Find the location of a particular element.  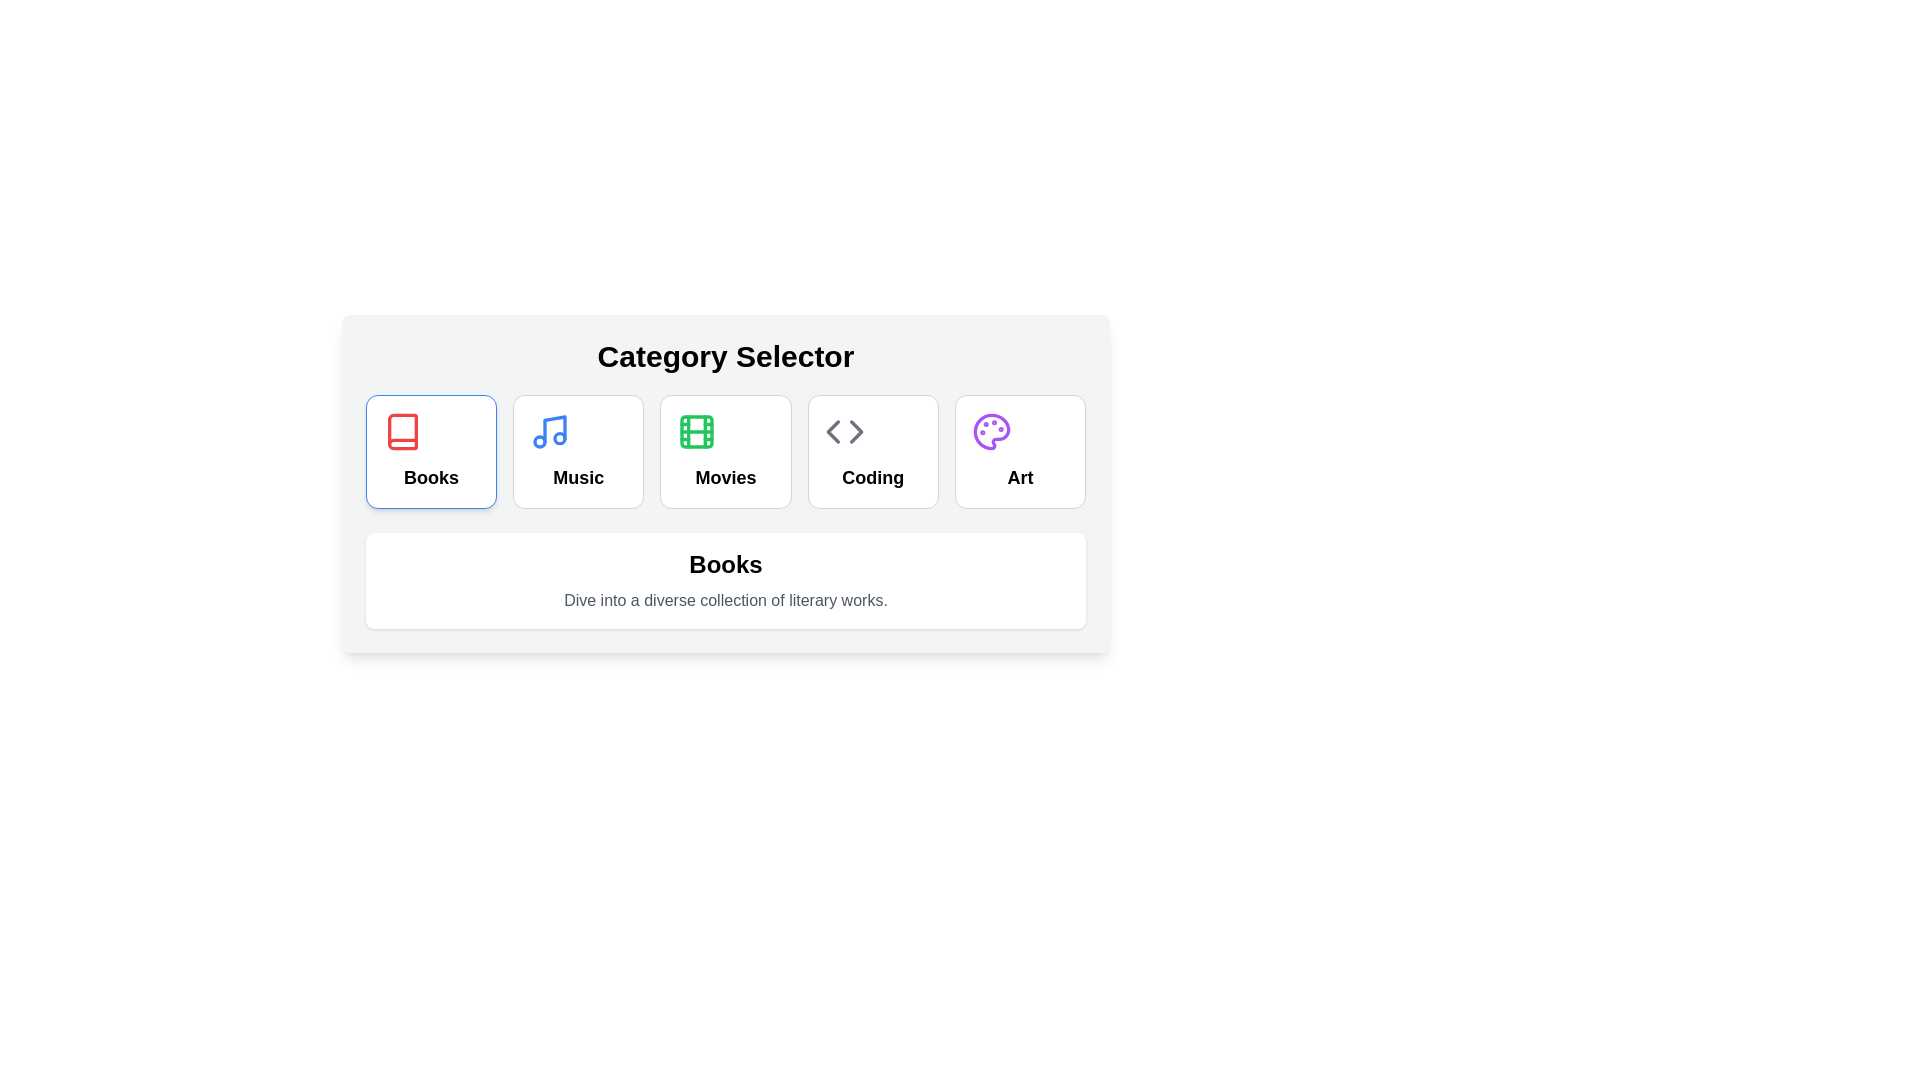

the 'Movies' category icon, which is part of the interactive category card in the 'Category Selector' interface is located at coordinates (697, 431).